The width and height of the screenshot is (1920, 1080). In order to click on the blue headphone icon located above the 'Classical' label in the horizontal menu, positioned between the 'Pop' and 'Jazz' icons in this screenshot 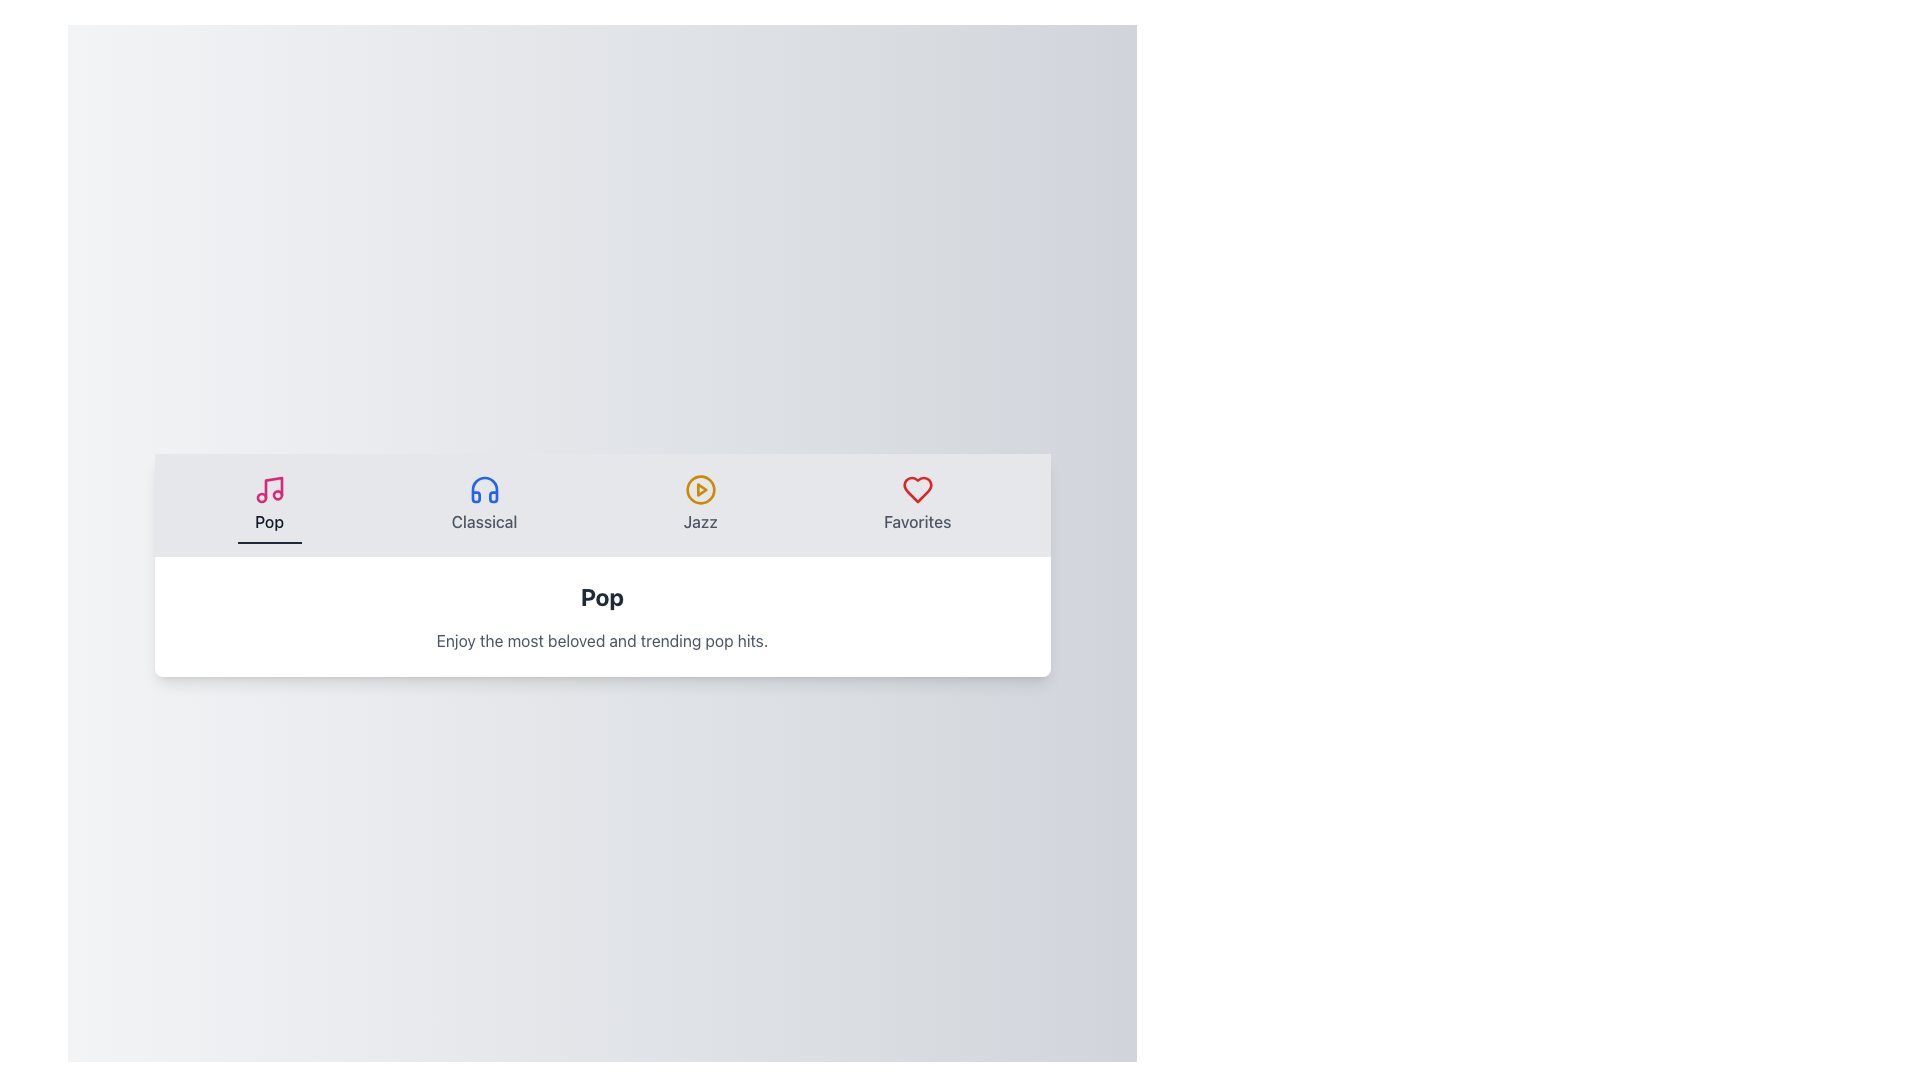, I will do `click(484, 489)`.